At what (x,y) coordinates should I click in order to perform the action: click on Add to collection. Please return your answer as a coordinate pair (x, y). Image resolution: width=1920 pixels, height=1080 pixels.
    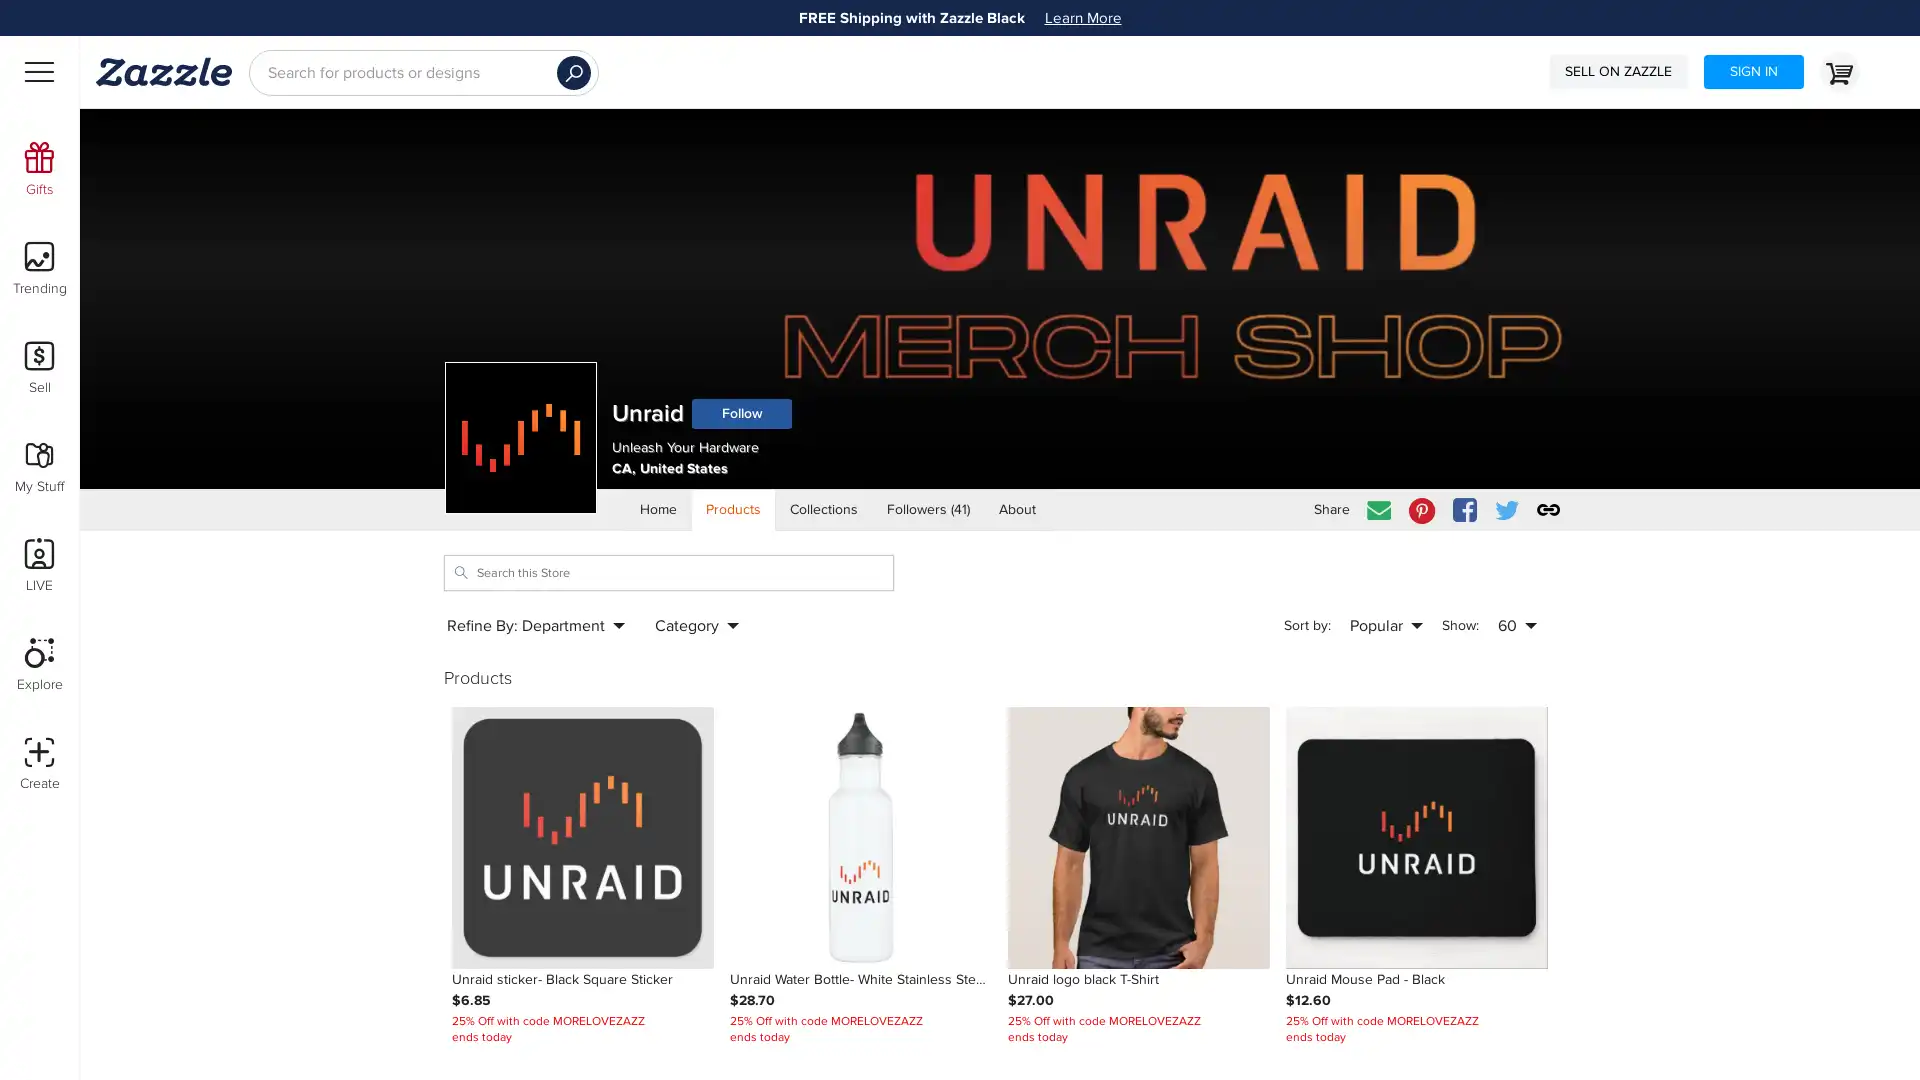
    Looking at the image, I should click on (1503, 725).